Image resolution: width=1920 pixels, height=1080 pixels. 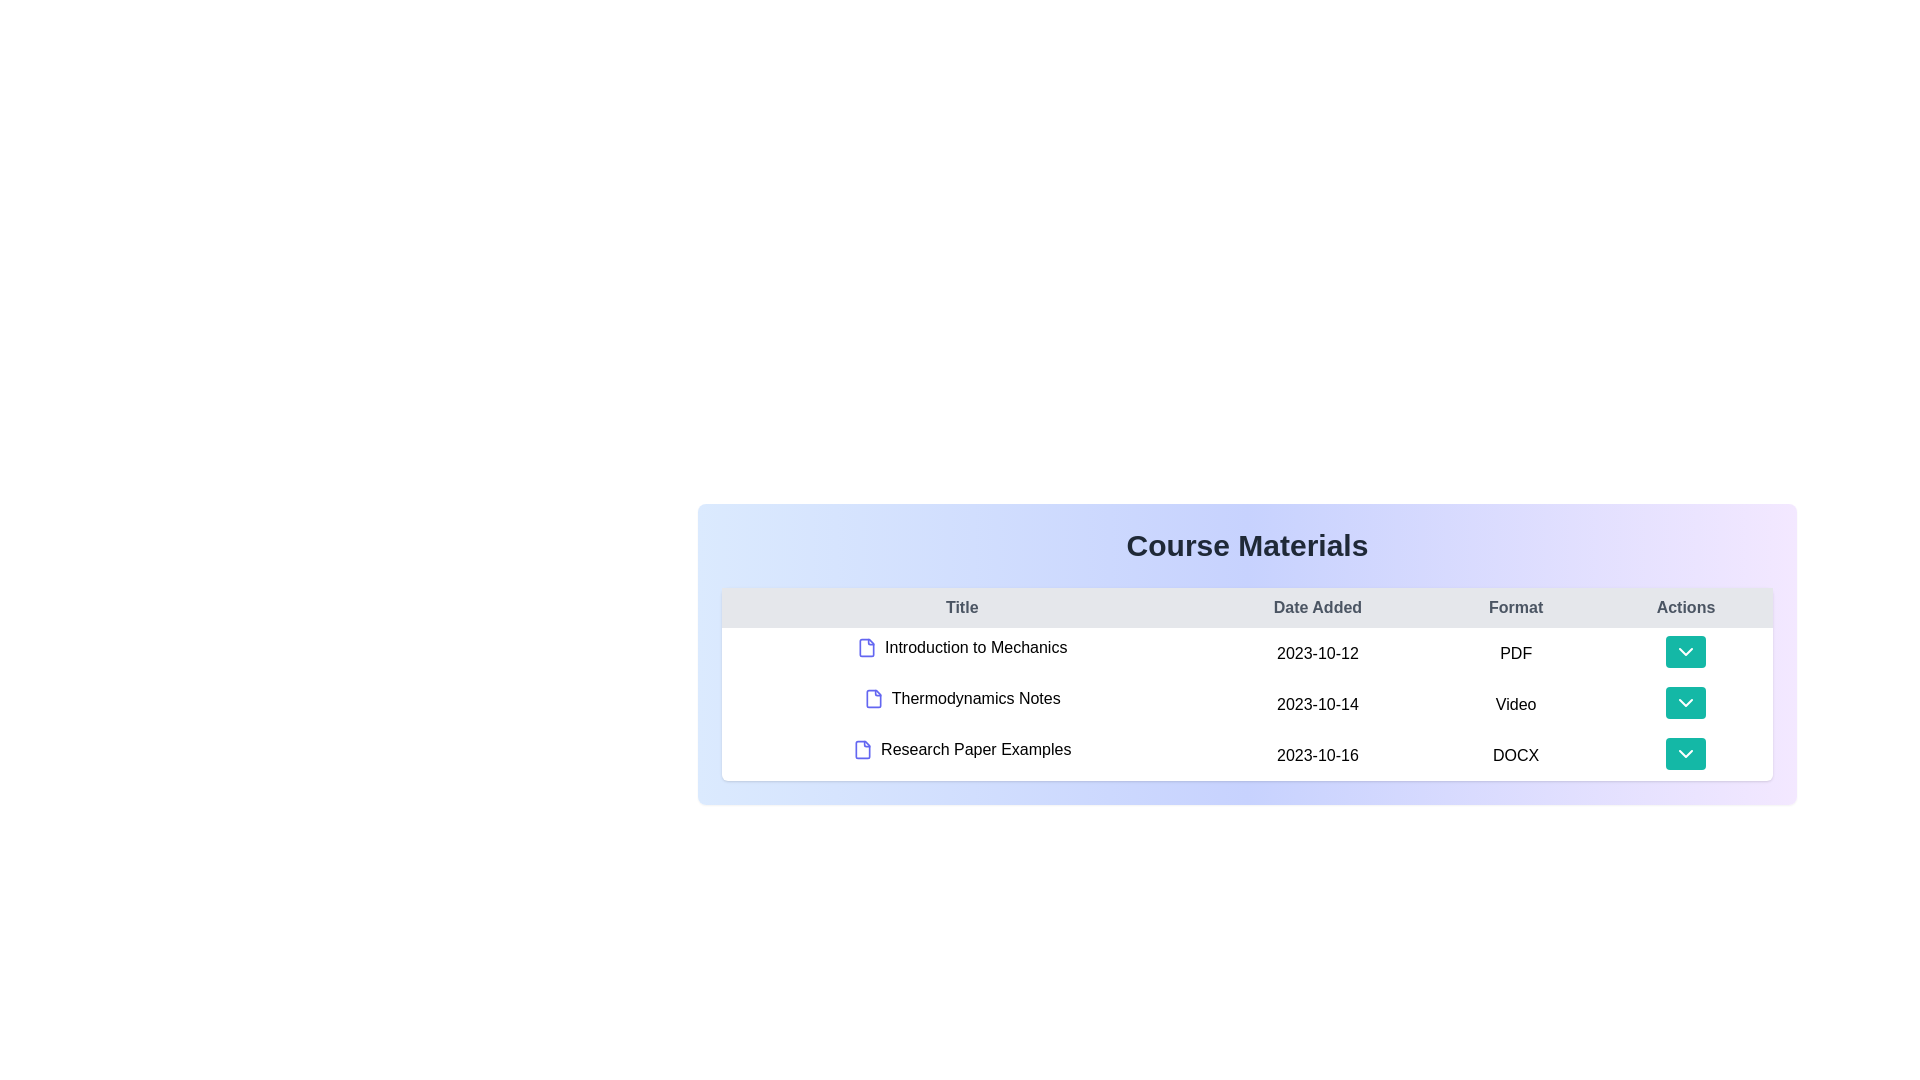 What do you see at coordinates (1516, 703) in the screenshot?
I see `the text label indicating the format of the course material, which specifies it as a video in the table row for 'Thermodynamics Notes'` at bounding box center [1516, 703].